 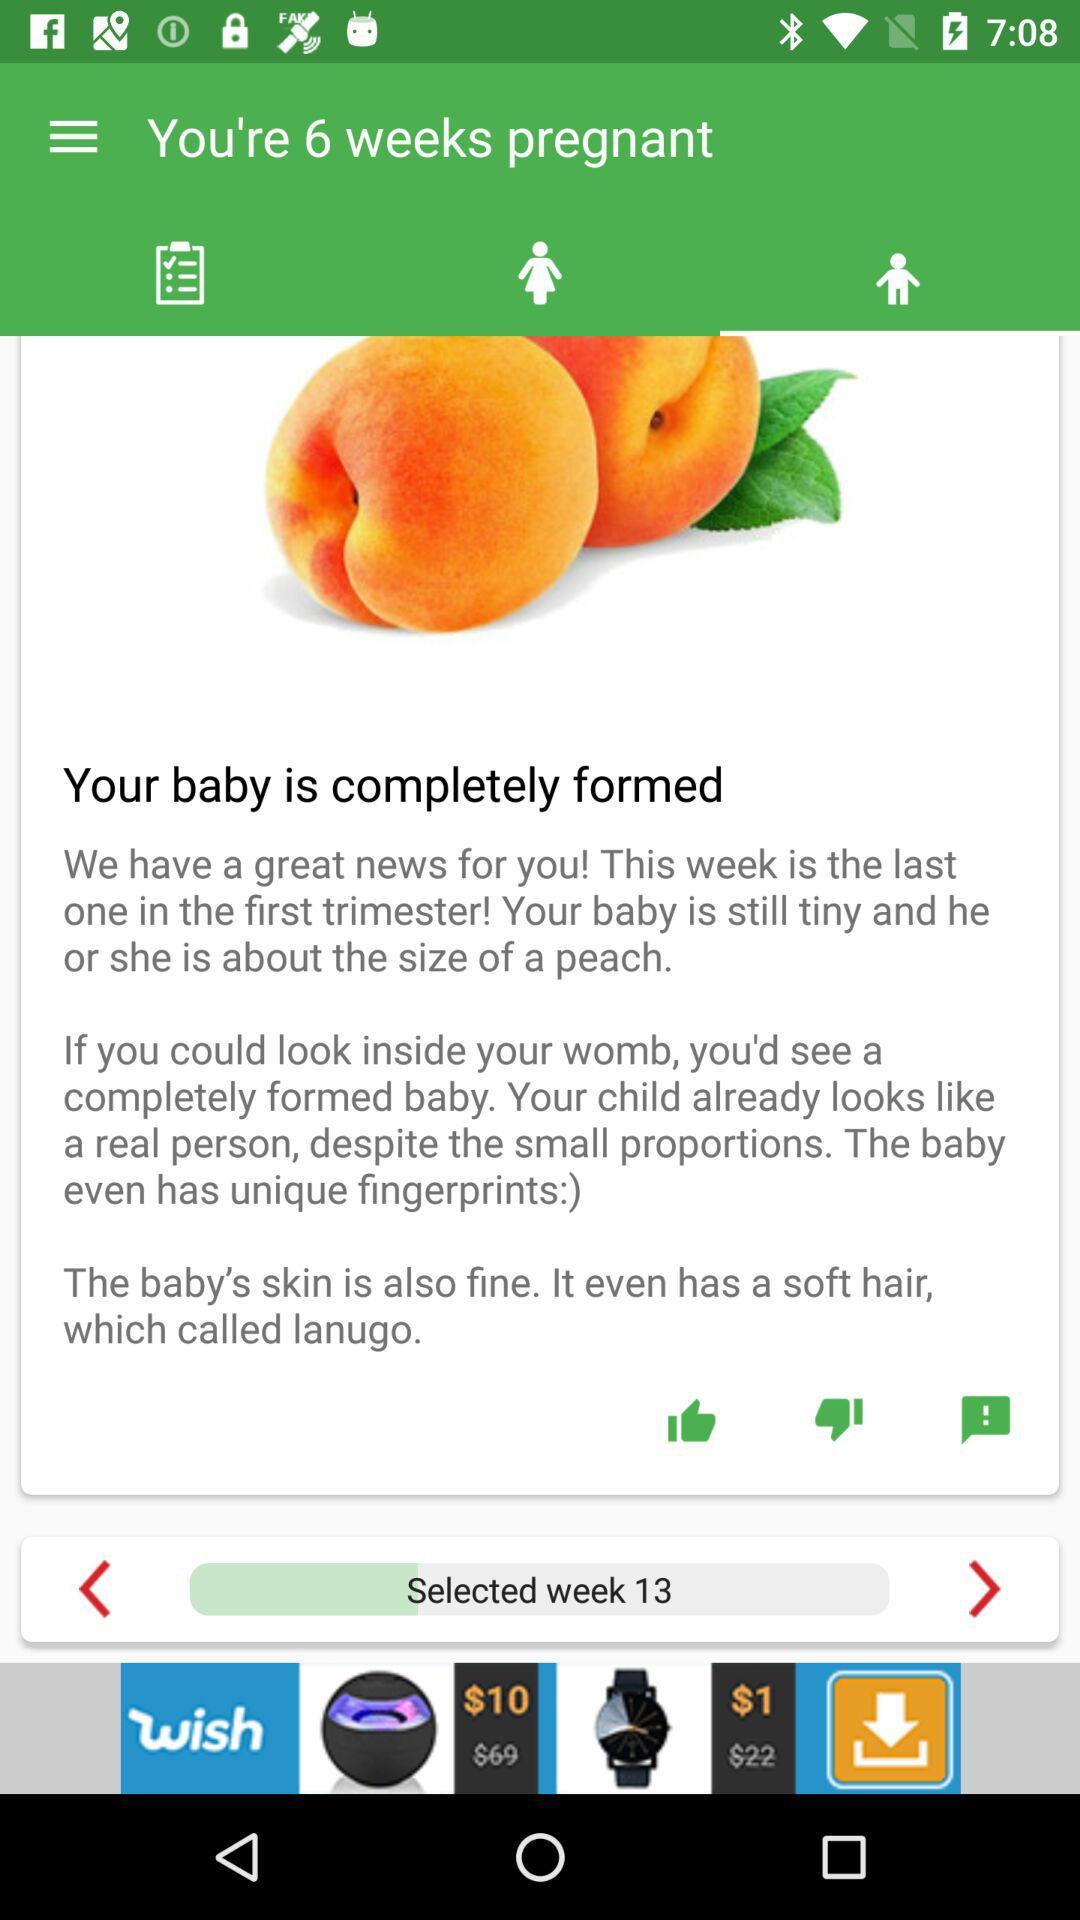 I want to click on next to the option, so click(x=983, y=1588).